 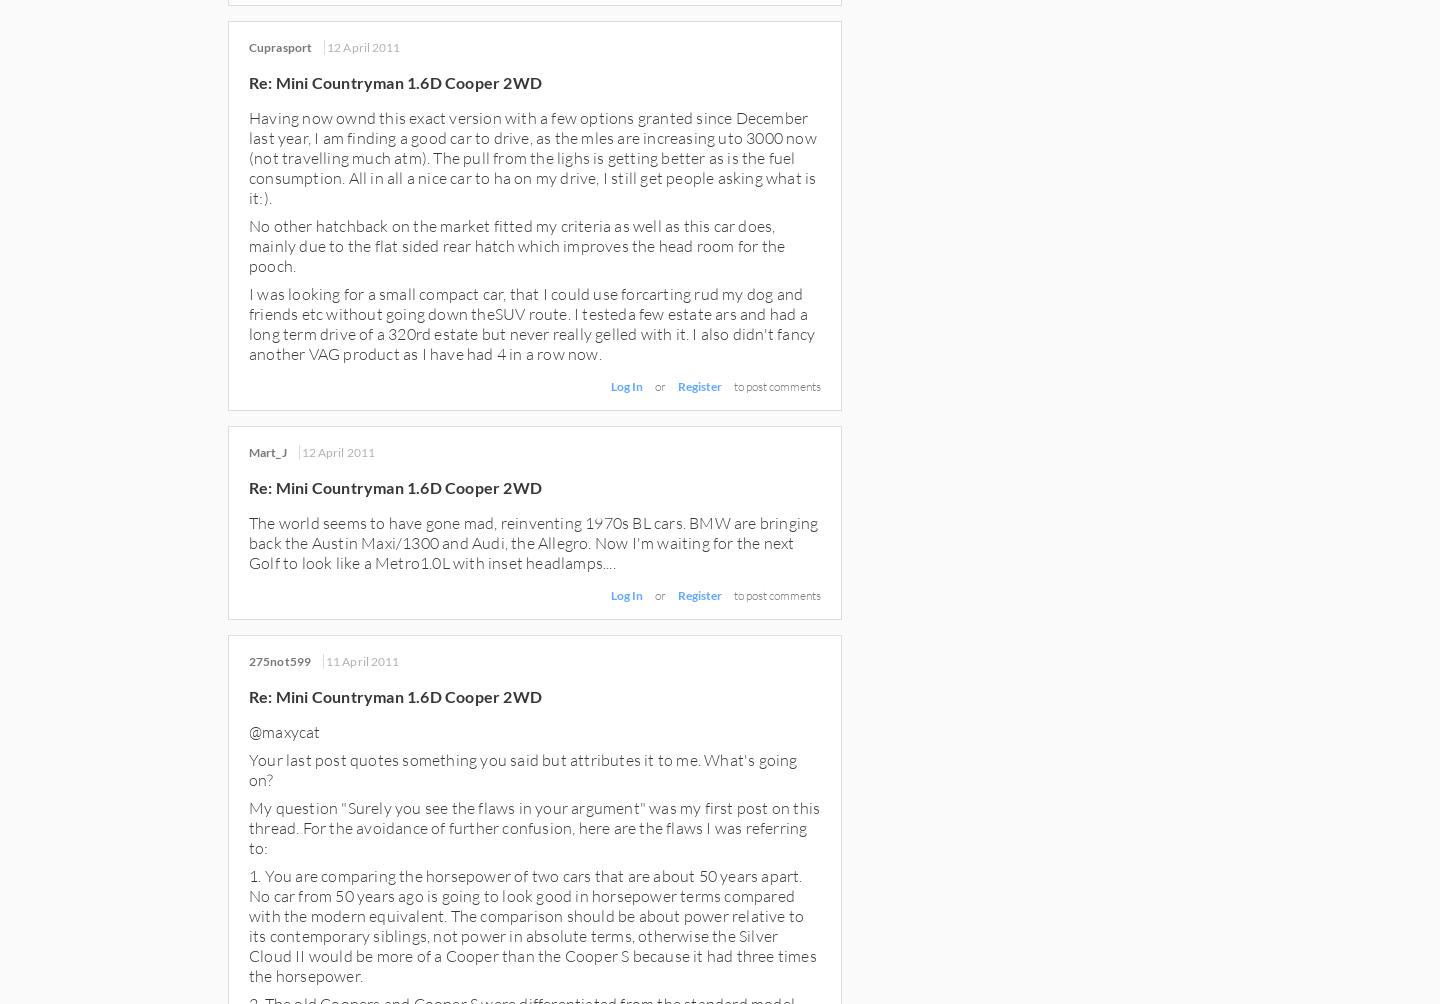 I want to click on 'I was looking for a small compact car, that I could use forcarting rud my dog and friends etc without going down theSUV route. I testeda few estate ars and had a long term drive of a 320rd estate but never really gelled with it. I also didn't fancy another VAG product as I have had 4 in a row now.', so click(x=530, y=323).